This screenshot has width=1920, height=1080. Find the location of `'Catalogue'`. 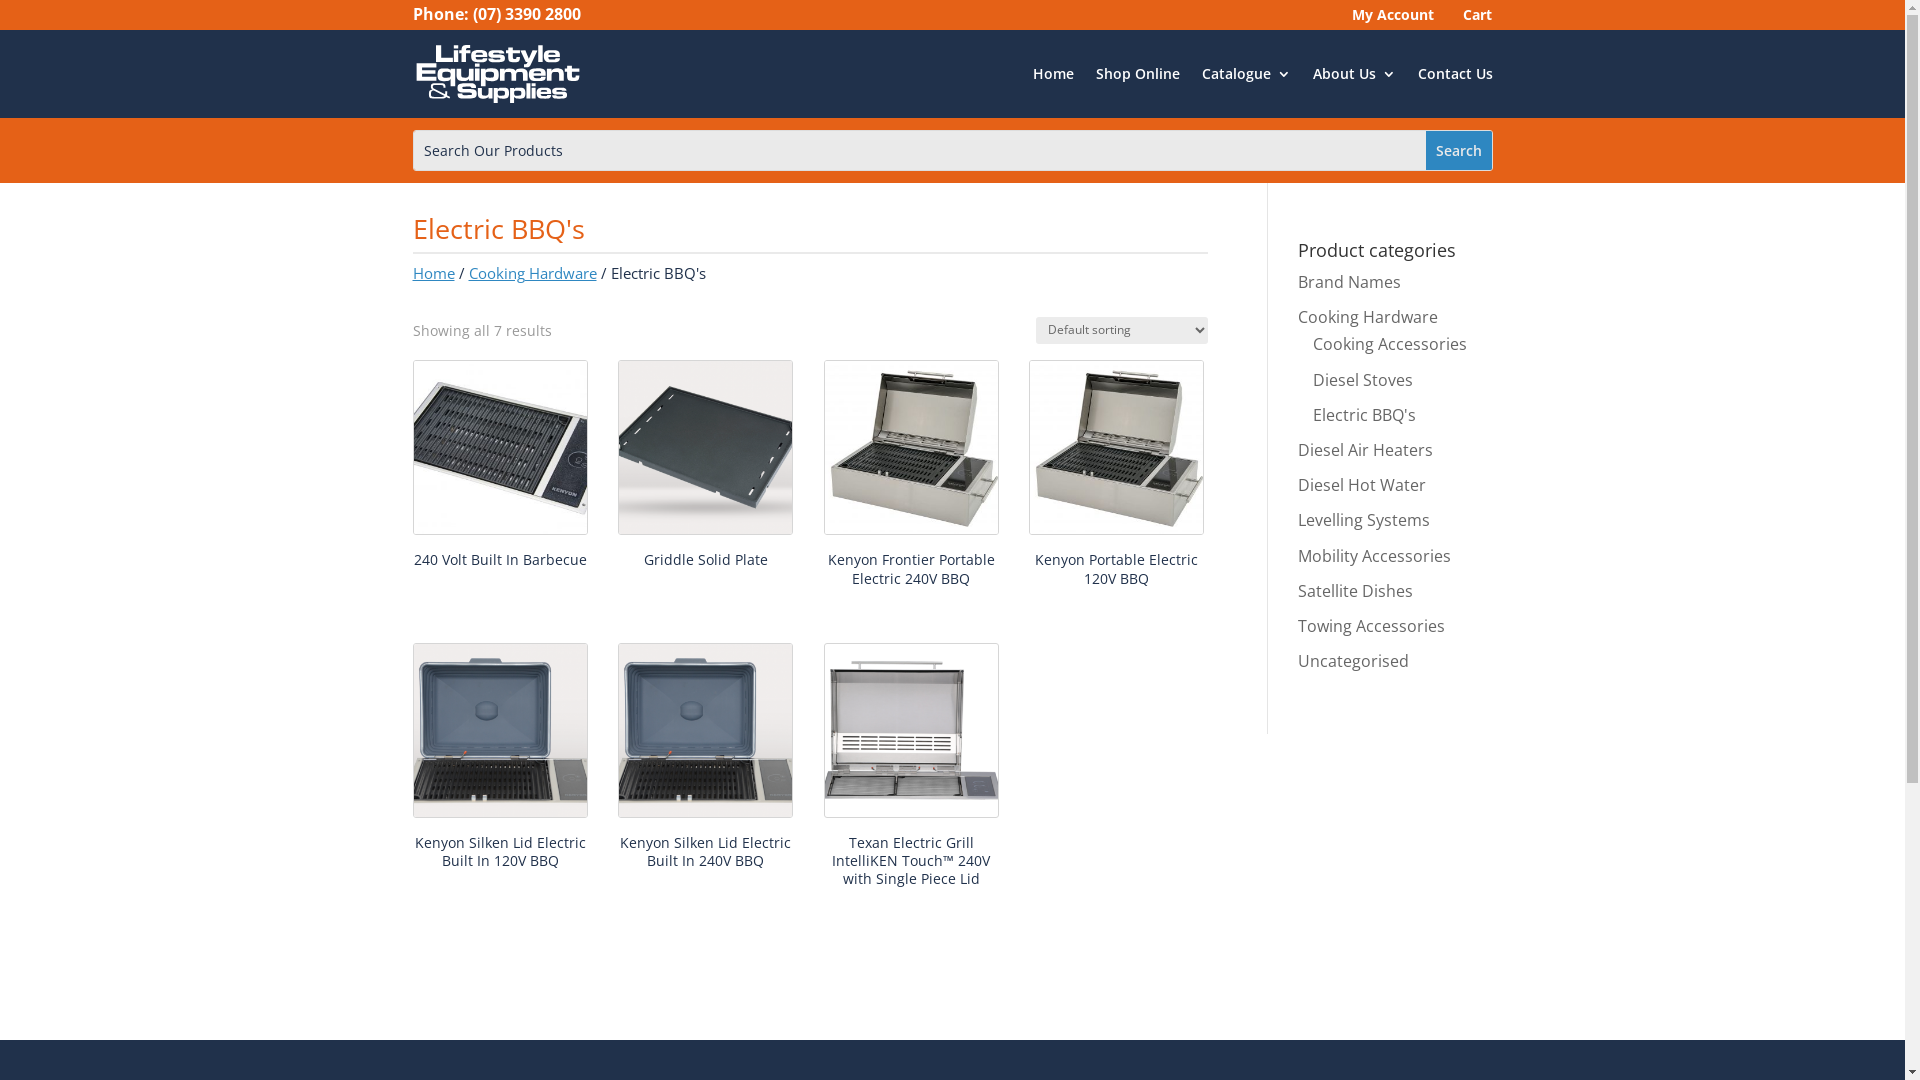

'Catalogue' is located at coordinates (1200, 72).